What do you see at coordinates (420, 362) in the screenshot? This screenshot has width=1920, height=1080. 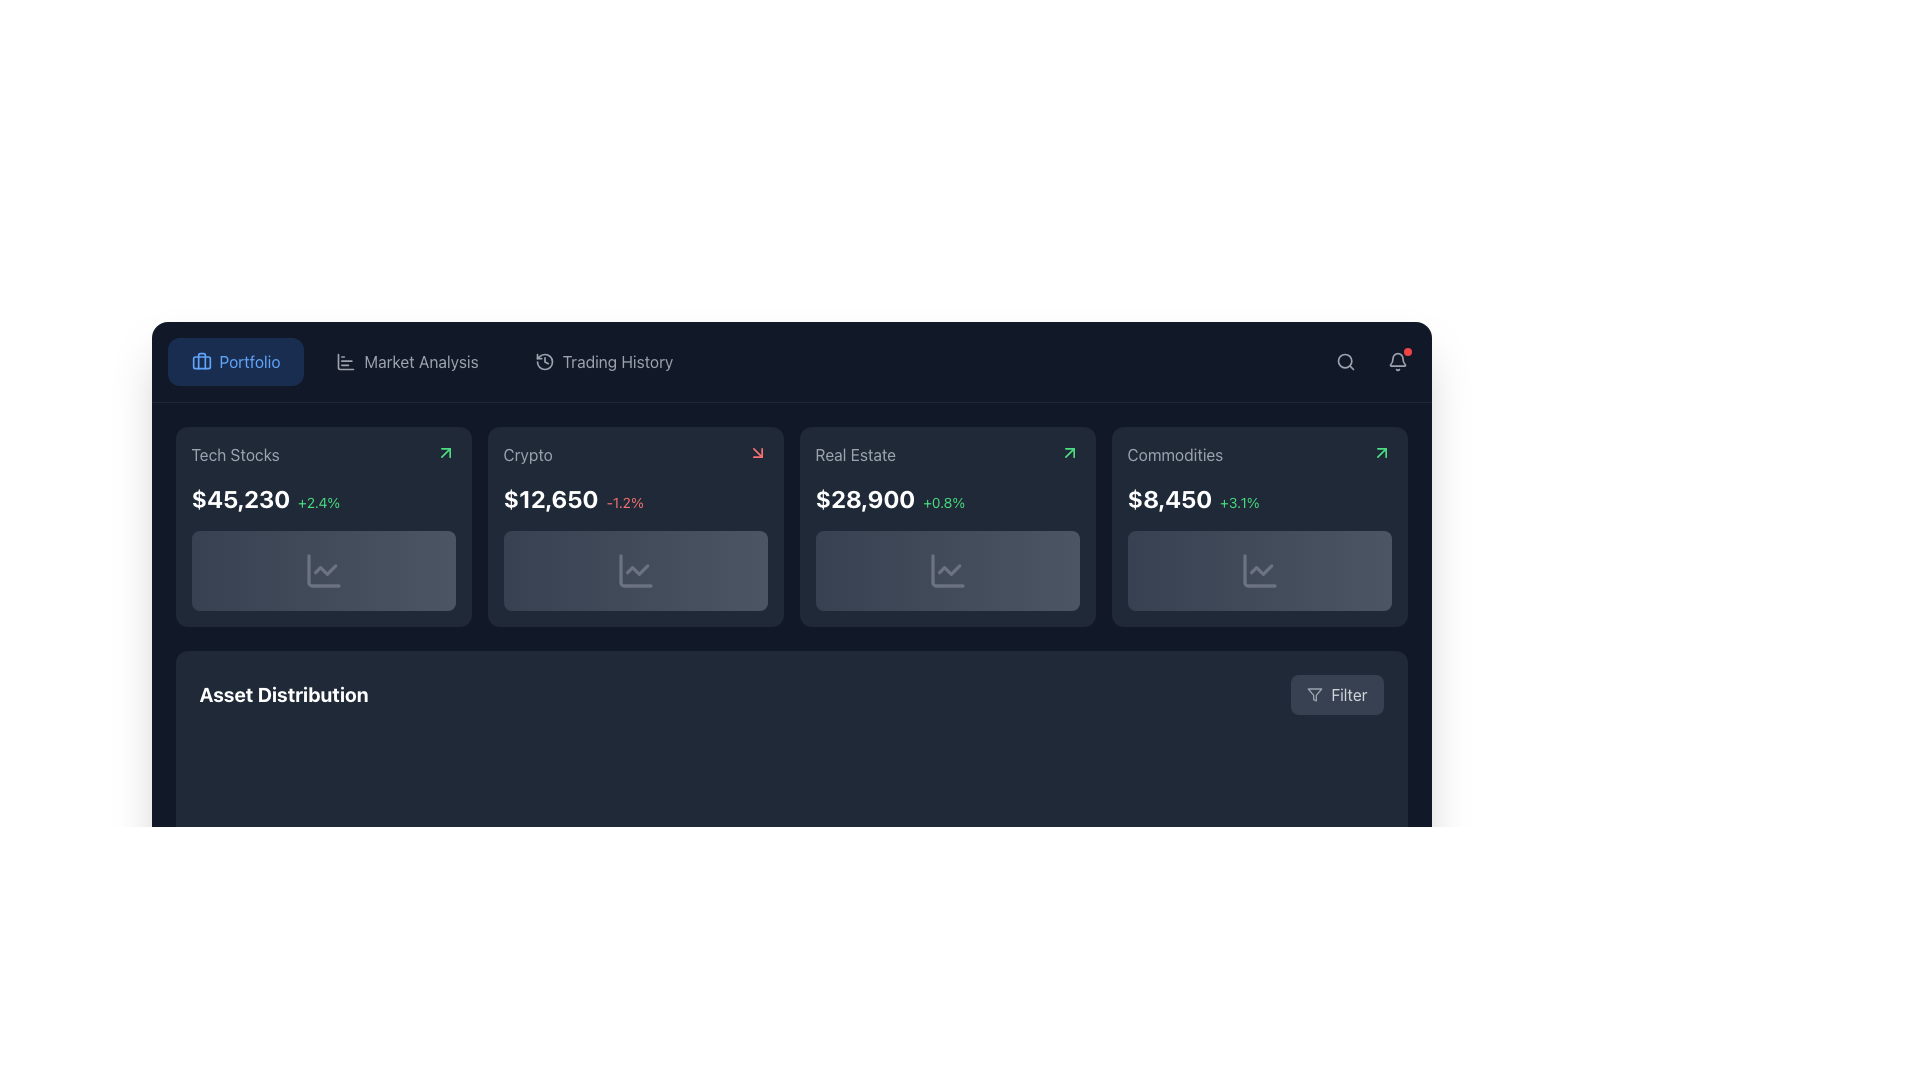 I see `the 'Market Analysis' text link located in the navigation bar` at bounding box center [420, 362].